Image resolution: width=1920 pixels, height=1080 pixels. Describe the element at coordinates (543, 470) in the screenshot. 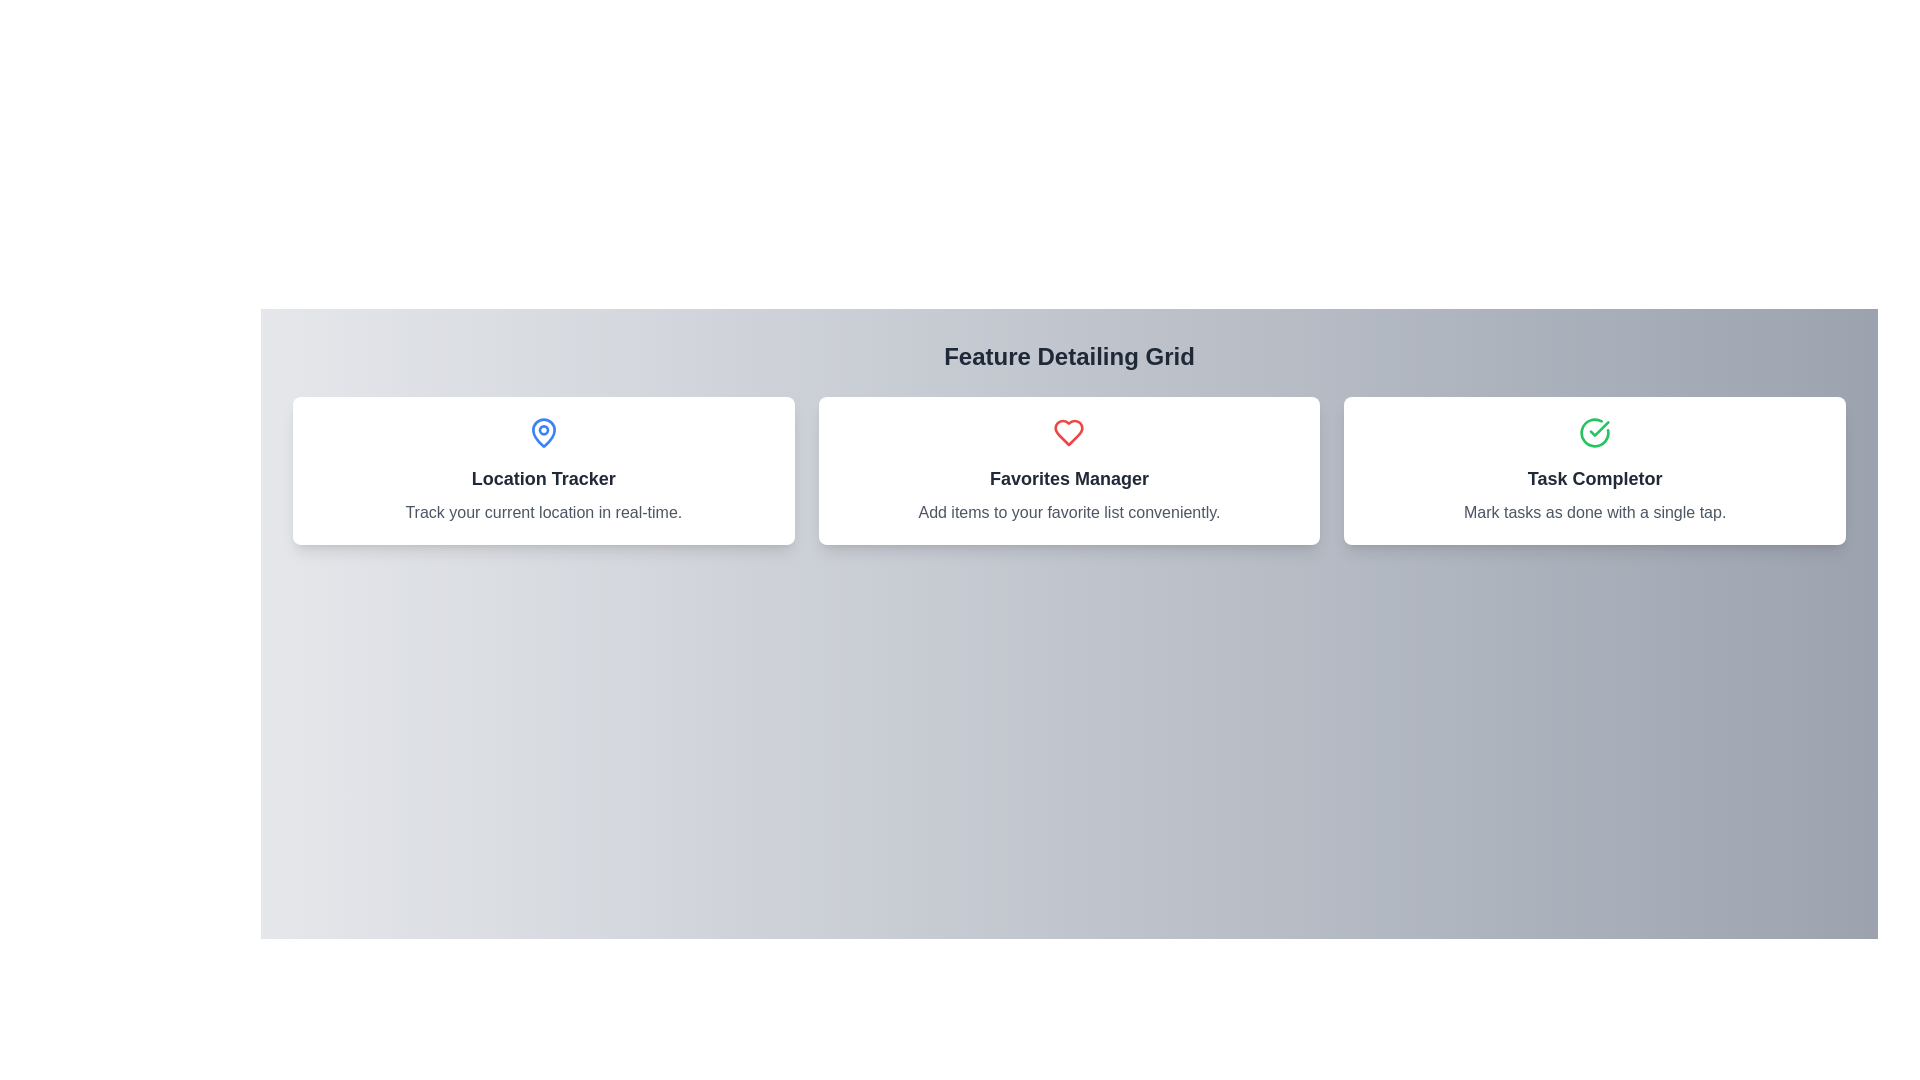

I see `the 'Location Tracker' feature card, which is the first card in a horizontally aligned grid of three cards` at that location.